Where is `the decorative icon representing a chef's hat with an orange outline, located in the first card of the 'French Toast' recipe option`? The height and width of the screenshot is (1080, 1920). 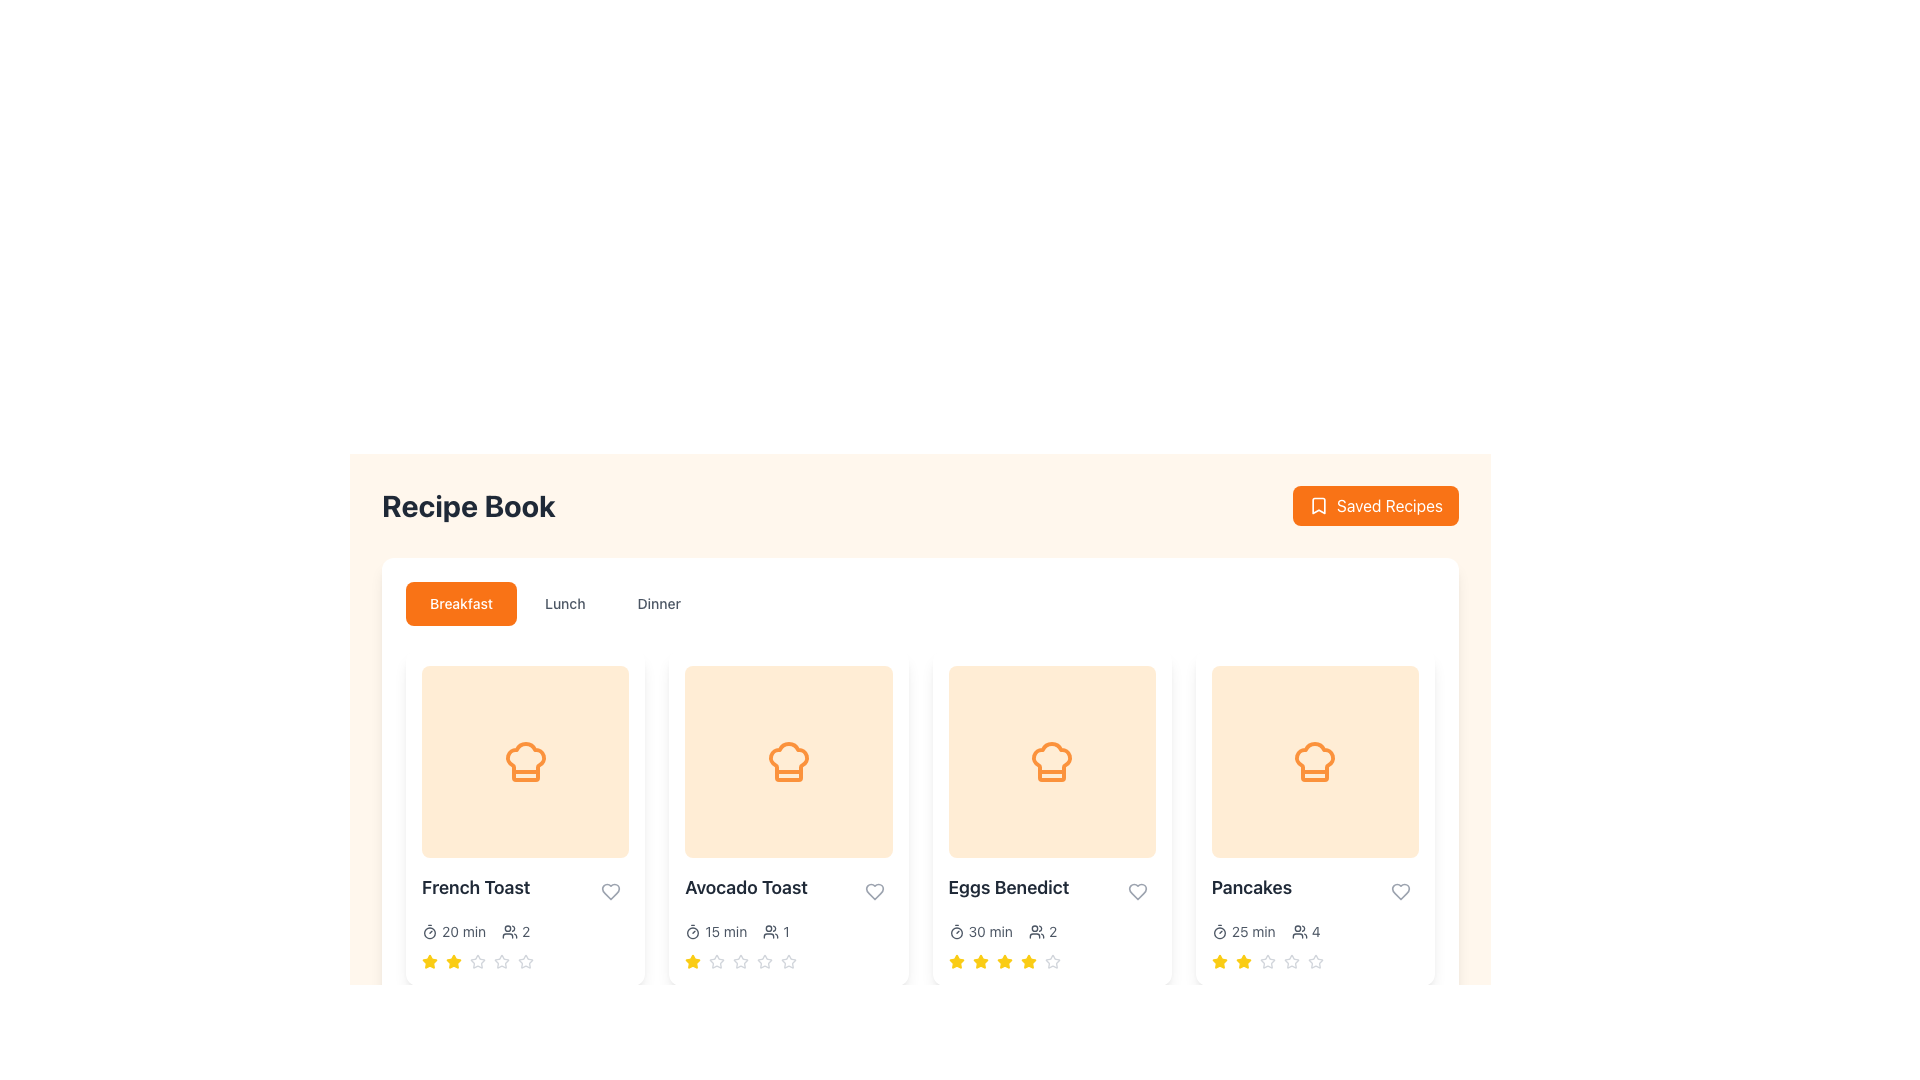 the decorative icon representing a chef's hat with an orange outline, located in the first card of the 'French Toast' recipe option is located at coordinates (525, 762).